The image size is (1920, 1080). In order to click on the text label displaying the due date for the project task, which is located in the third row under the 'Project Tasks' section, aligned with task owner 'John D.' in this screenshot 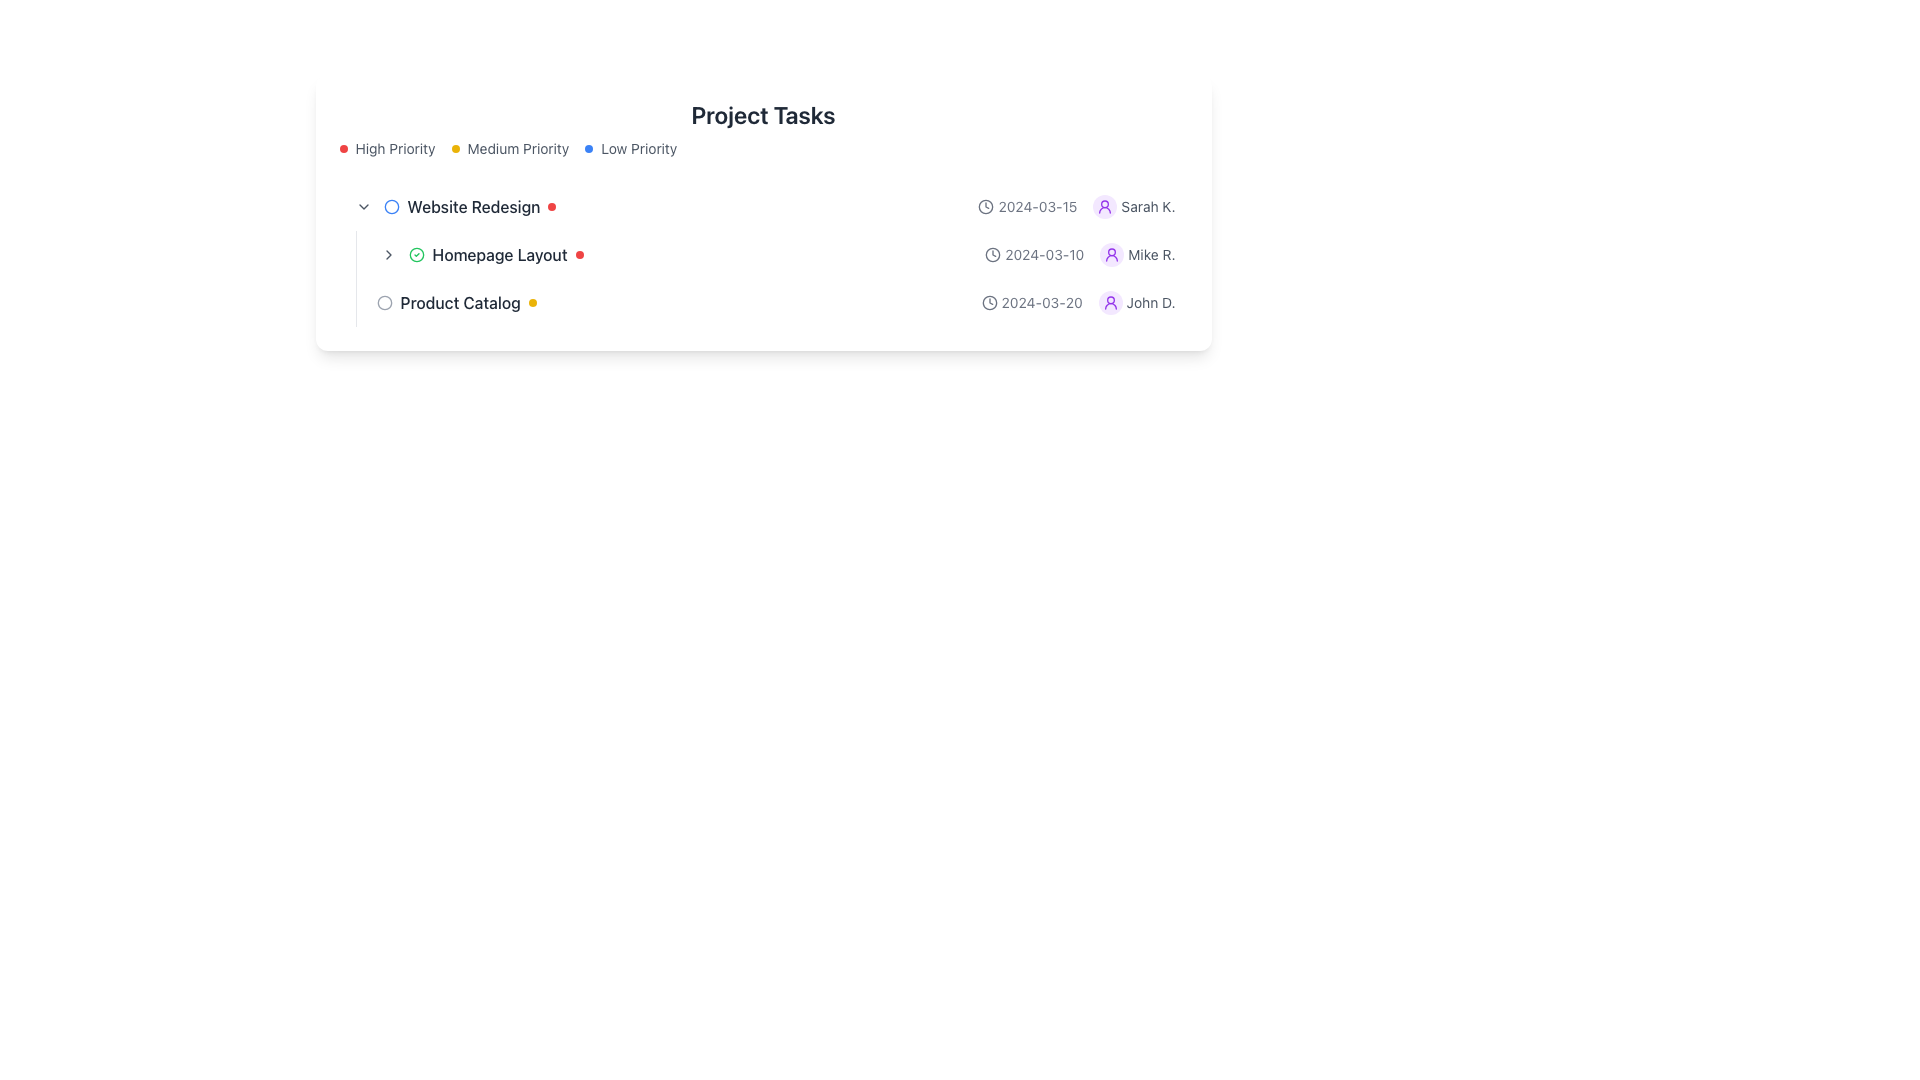, I will do `click(1032, 303)`.